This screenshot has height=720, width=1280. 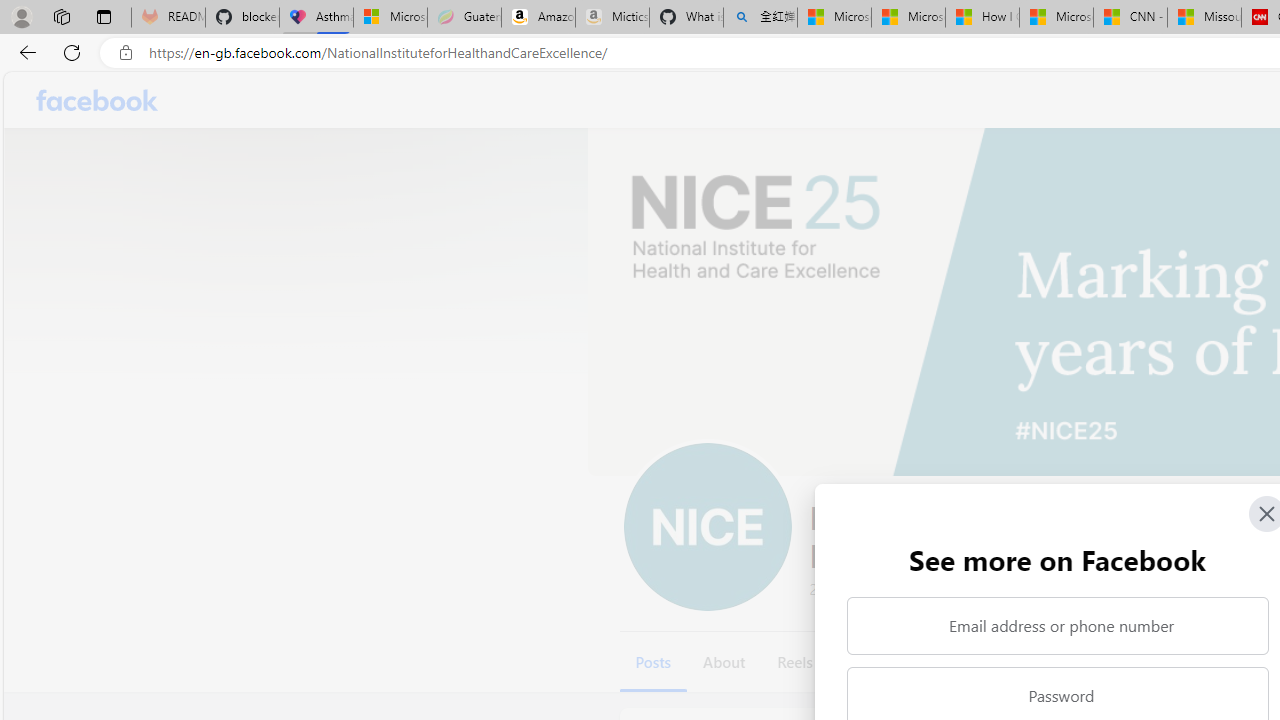 What do you see at coordinates (1130, 17) in the screenshot?
I see `'CNN - MSN'` at bounding box center [1130, 17].